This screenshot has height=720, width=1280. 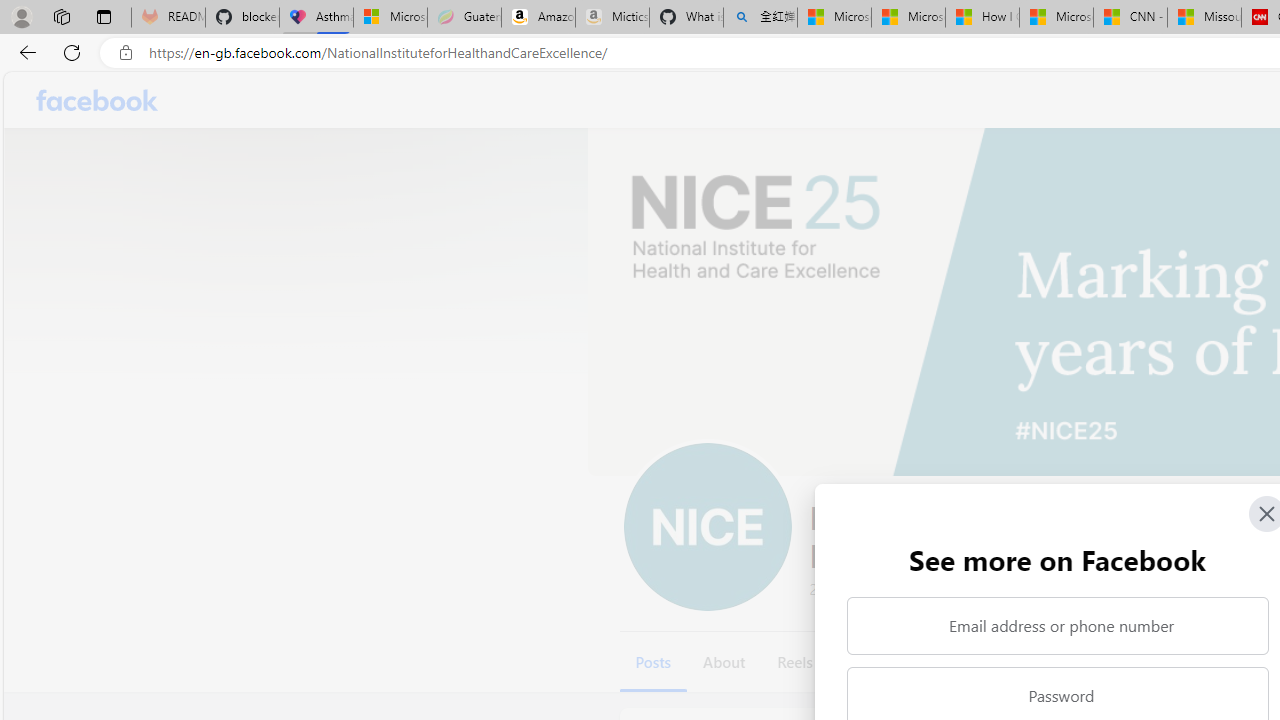 What do you see at coordinates (1130, 17) in the screenshot?
I see `'CNN - MSN'` at bounding box center [1130, 17].